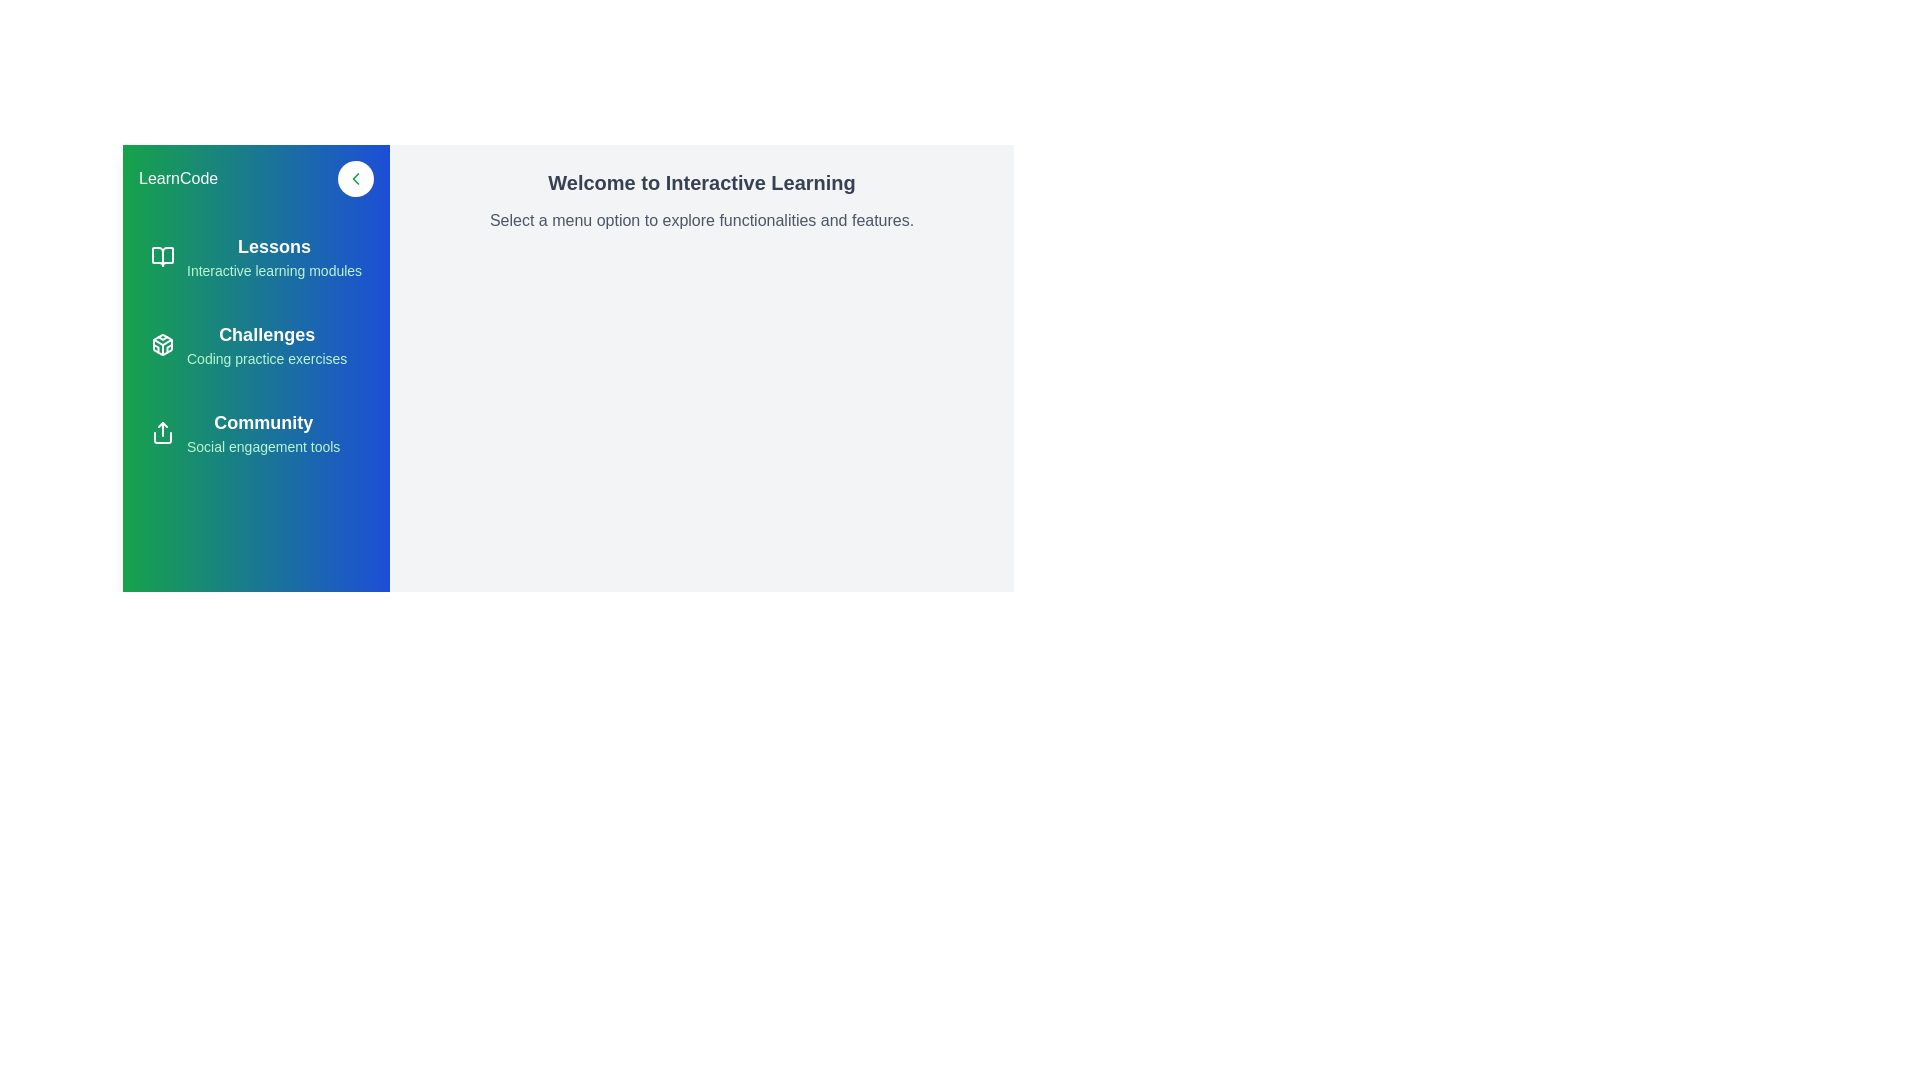  What do you see at coordinates (355, 177) in the screenshot?
I see `chevron button to toggle the drawer` at bounding box center [355, 177].